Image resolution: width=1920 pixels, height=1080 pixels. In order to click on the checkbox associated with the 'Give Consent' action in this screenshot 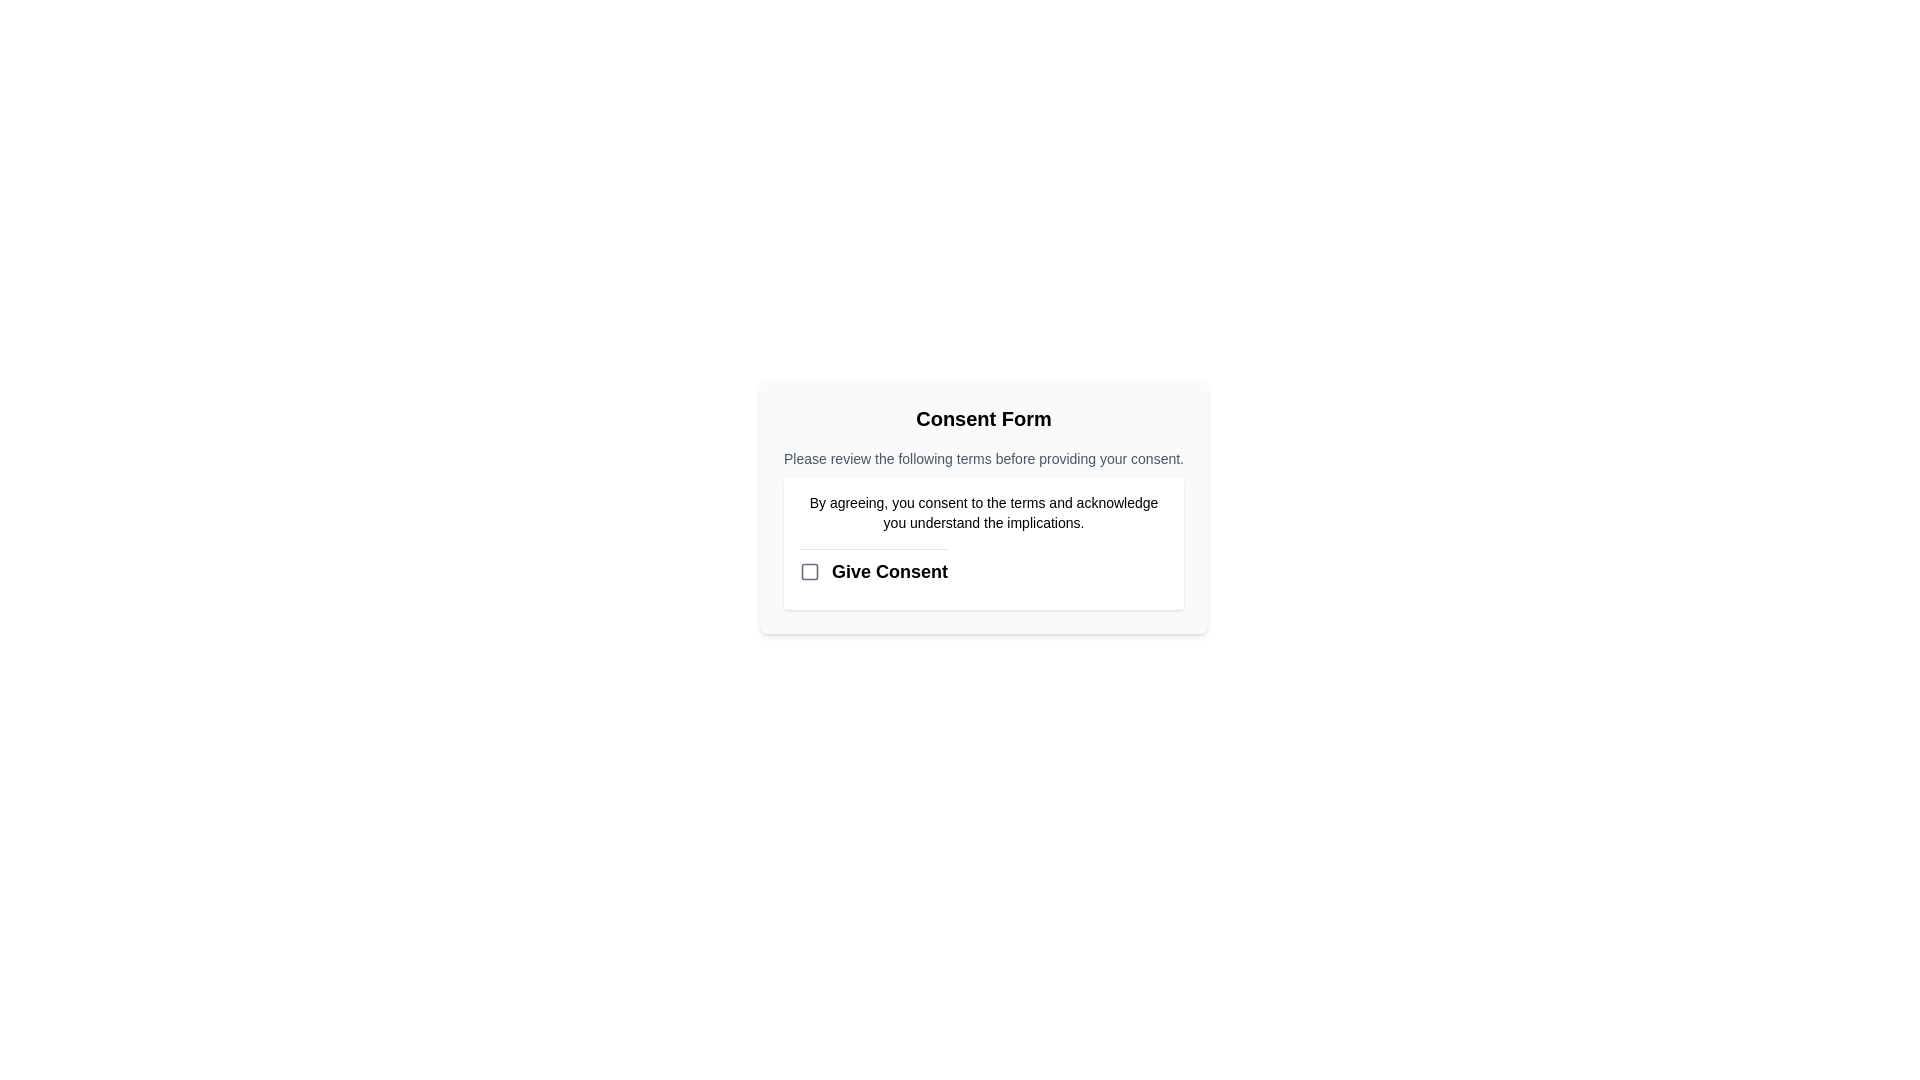, I will do `click(810, 571)`.